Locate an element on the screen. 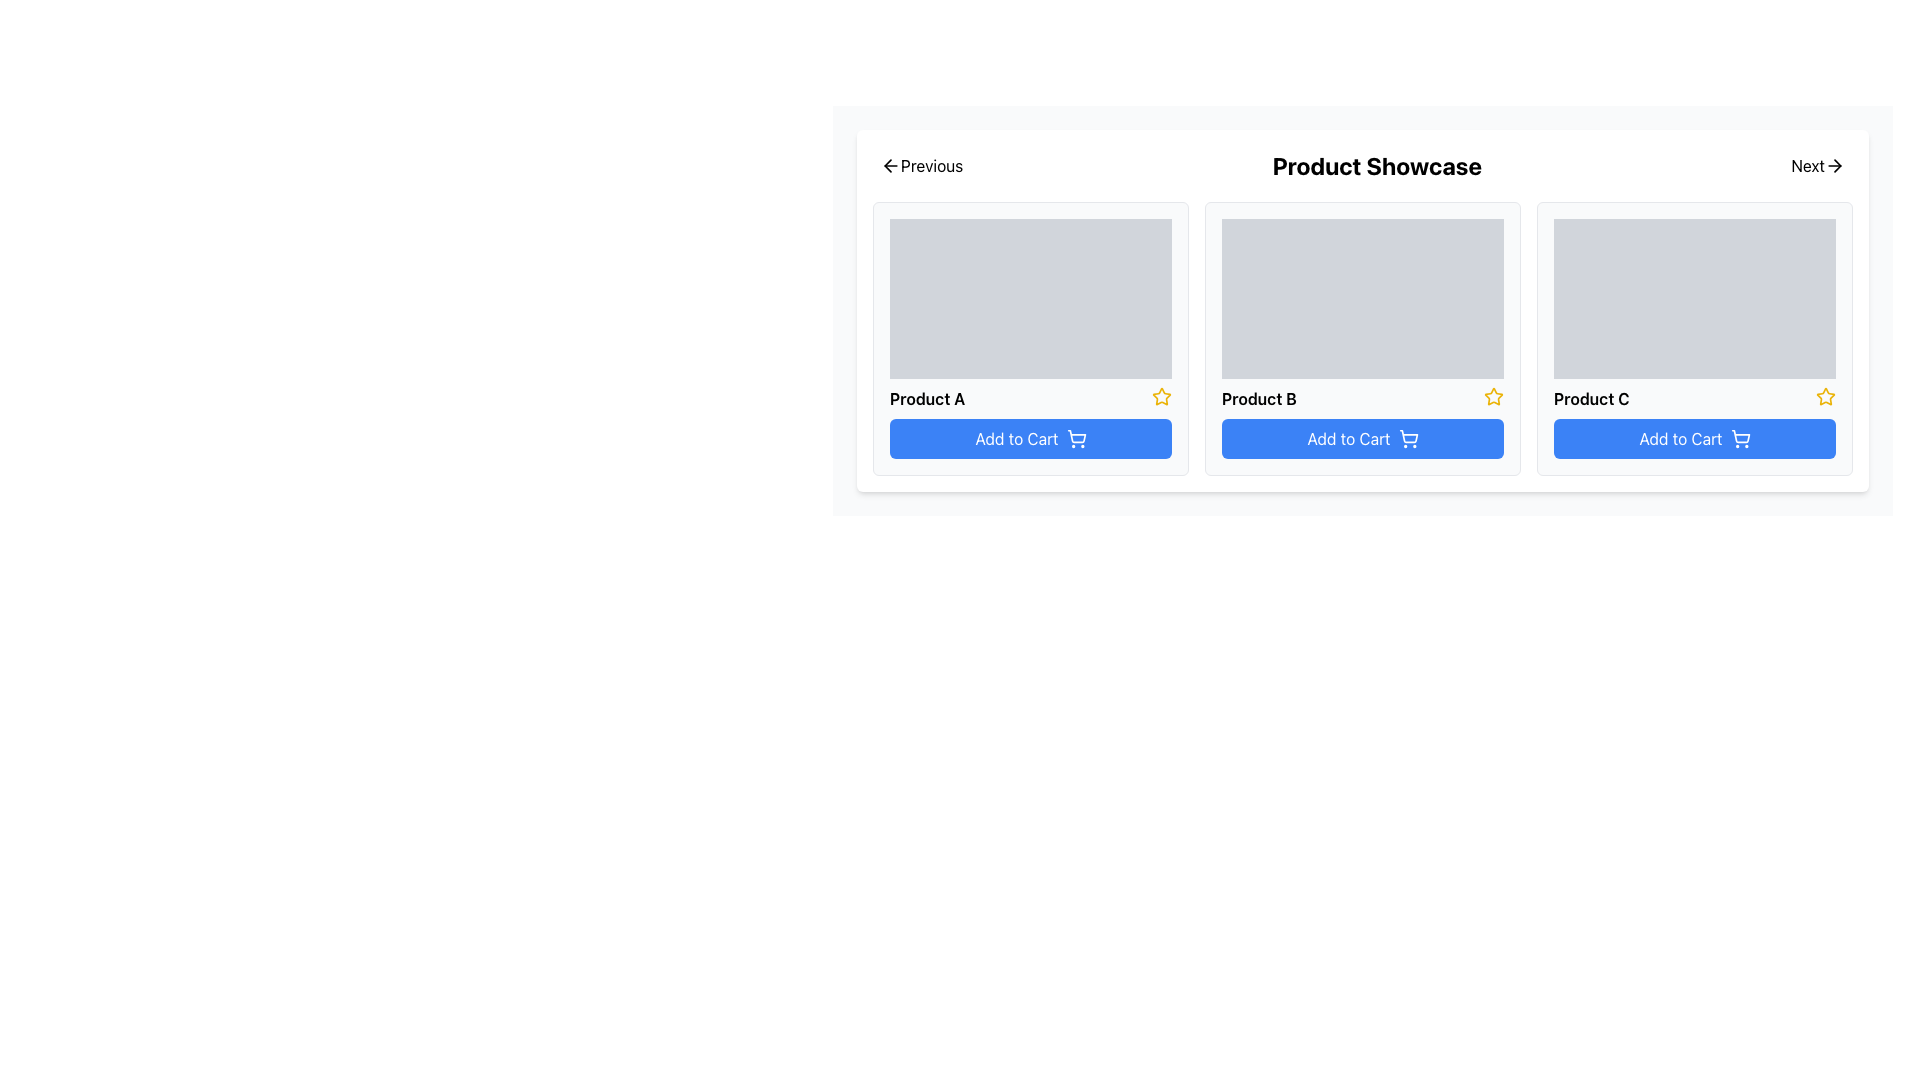 This screenshot has height=1080, width=1920. the 'Next' button located at the top right of the navigation control bar is located at coordinates (1818, 164).